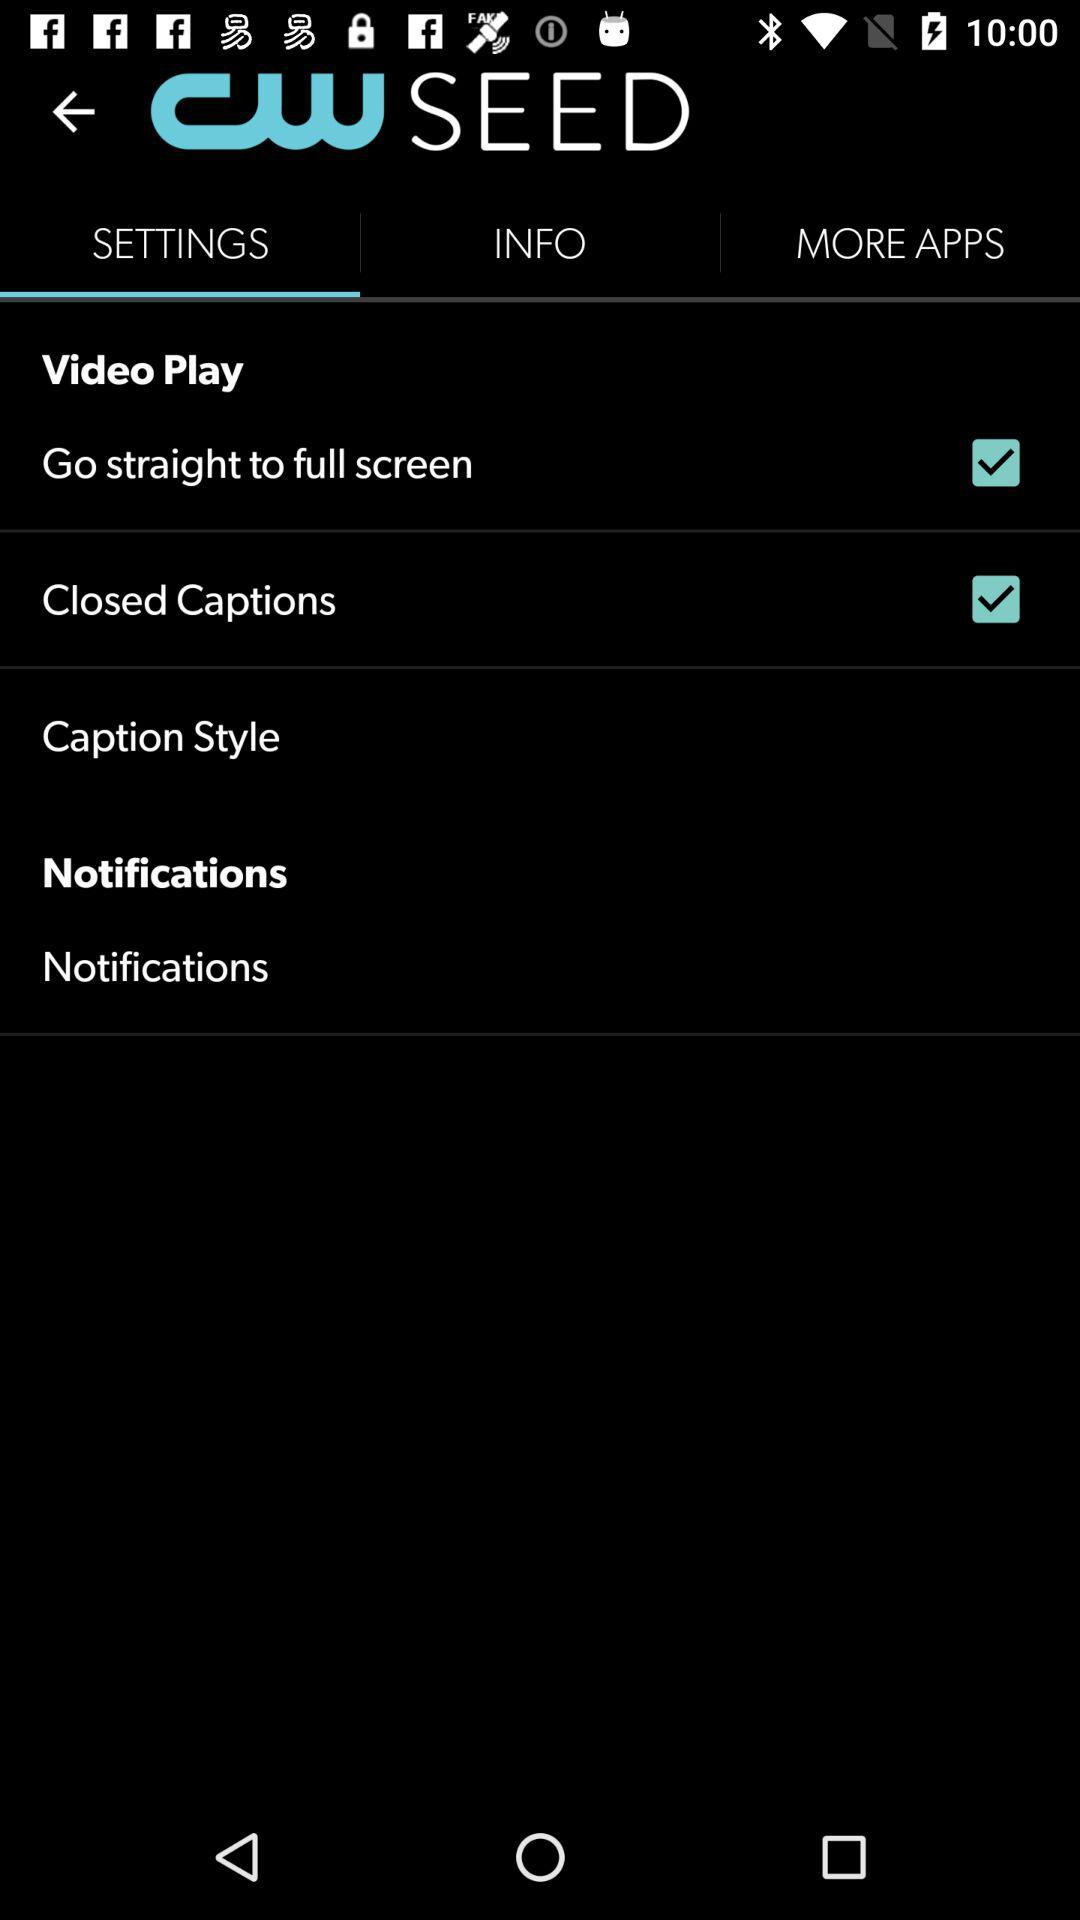 This screenshot has width=1080, height=1920. I want to click on the text above the settings, so click(418, 110).